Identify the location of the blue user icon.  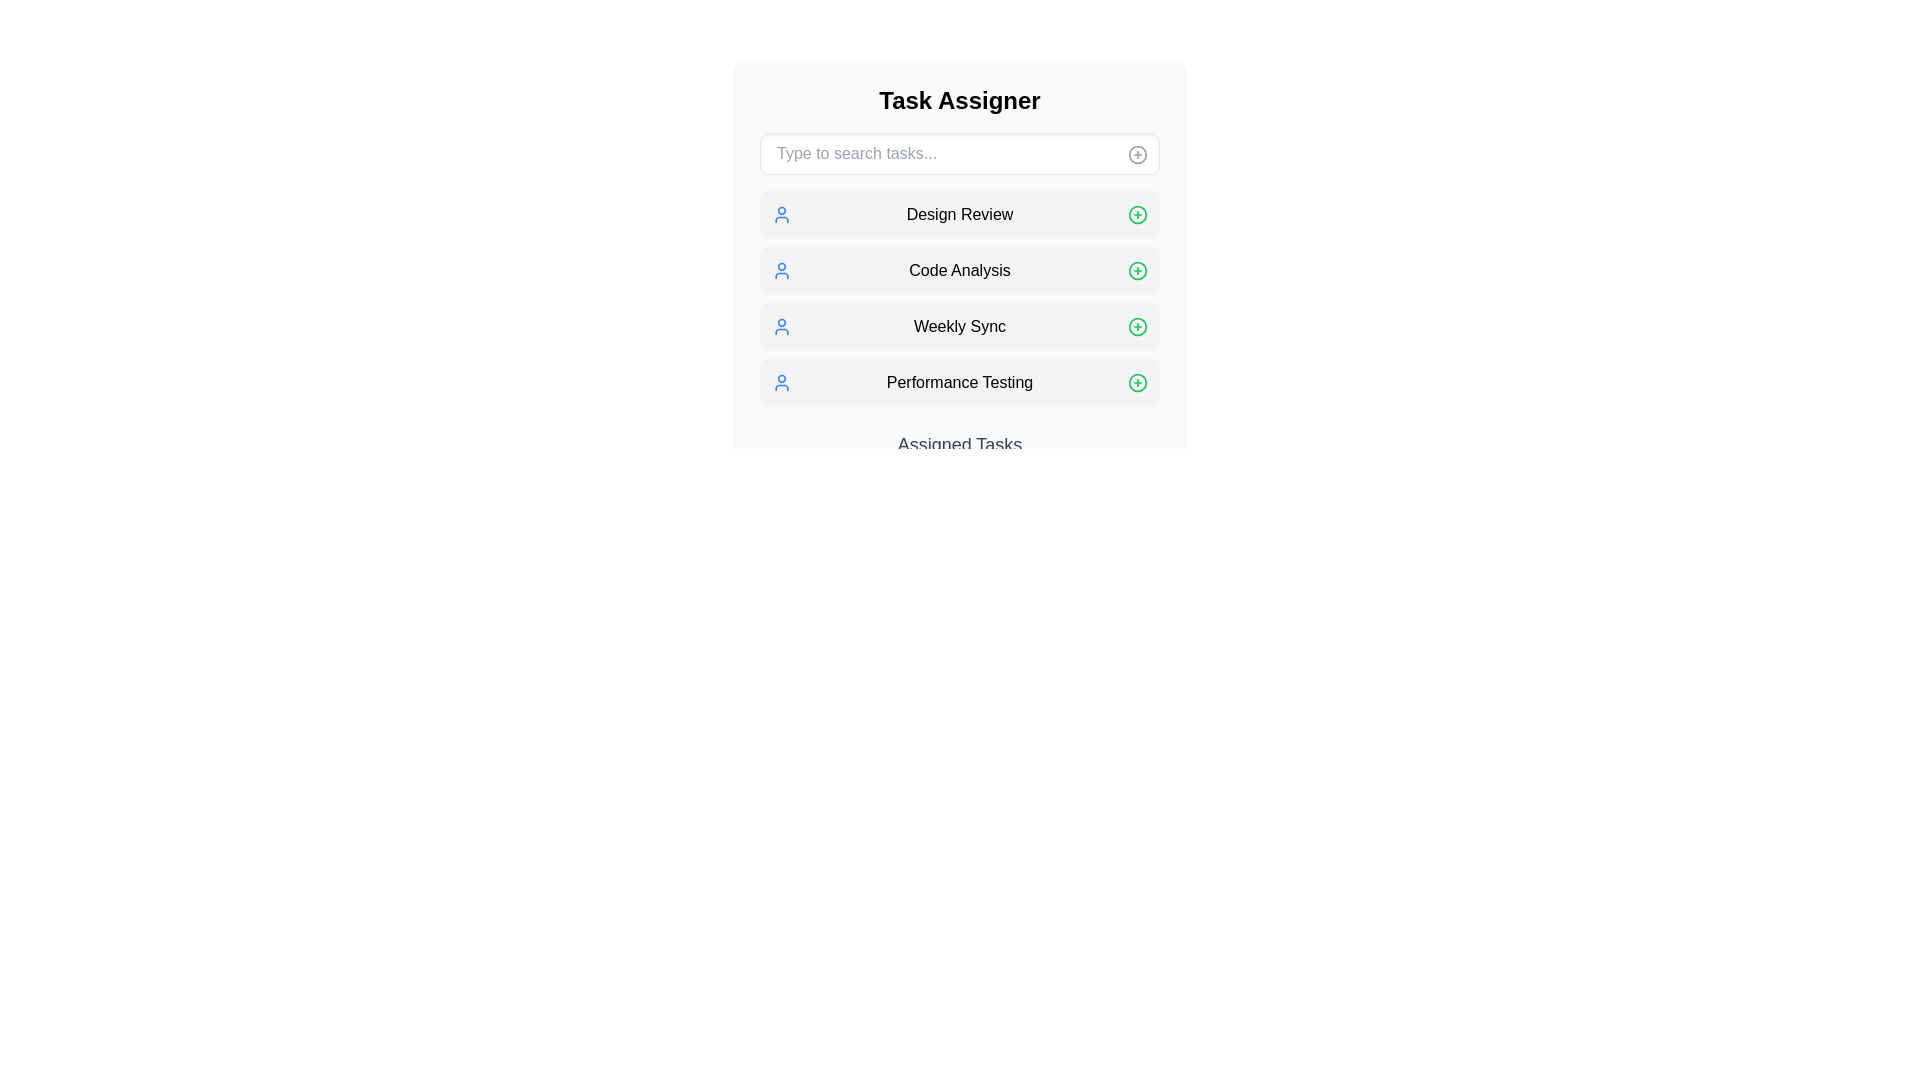
(781, 326).